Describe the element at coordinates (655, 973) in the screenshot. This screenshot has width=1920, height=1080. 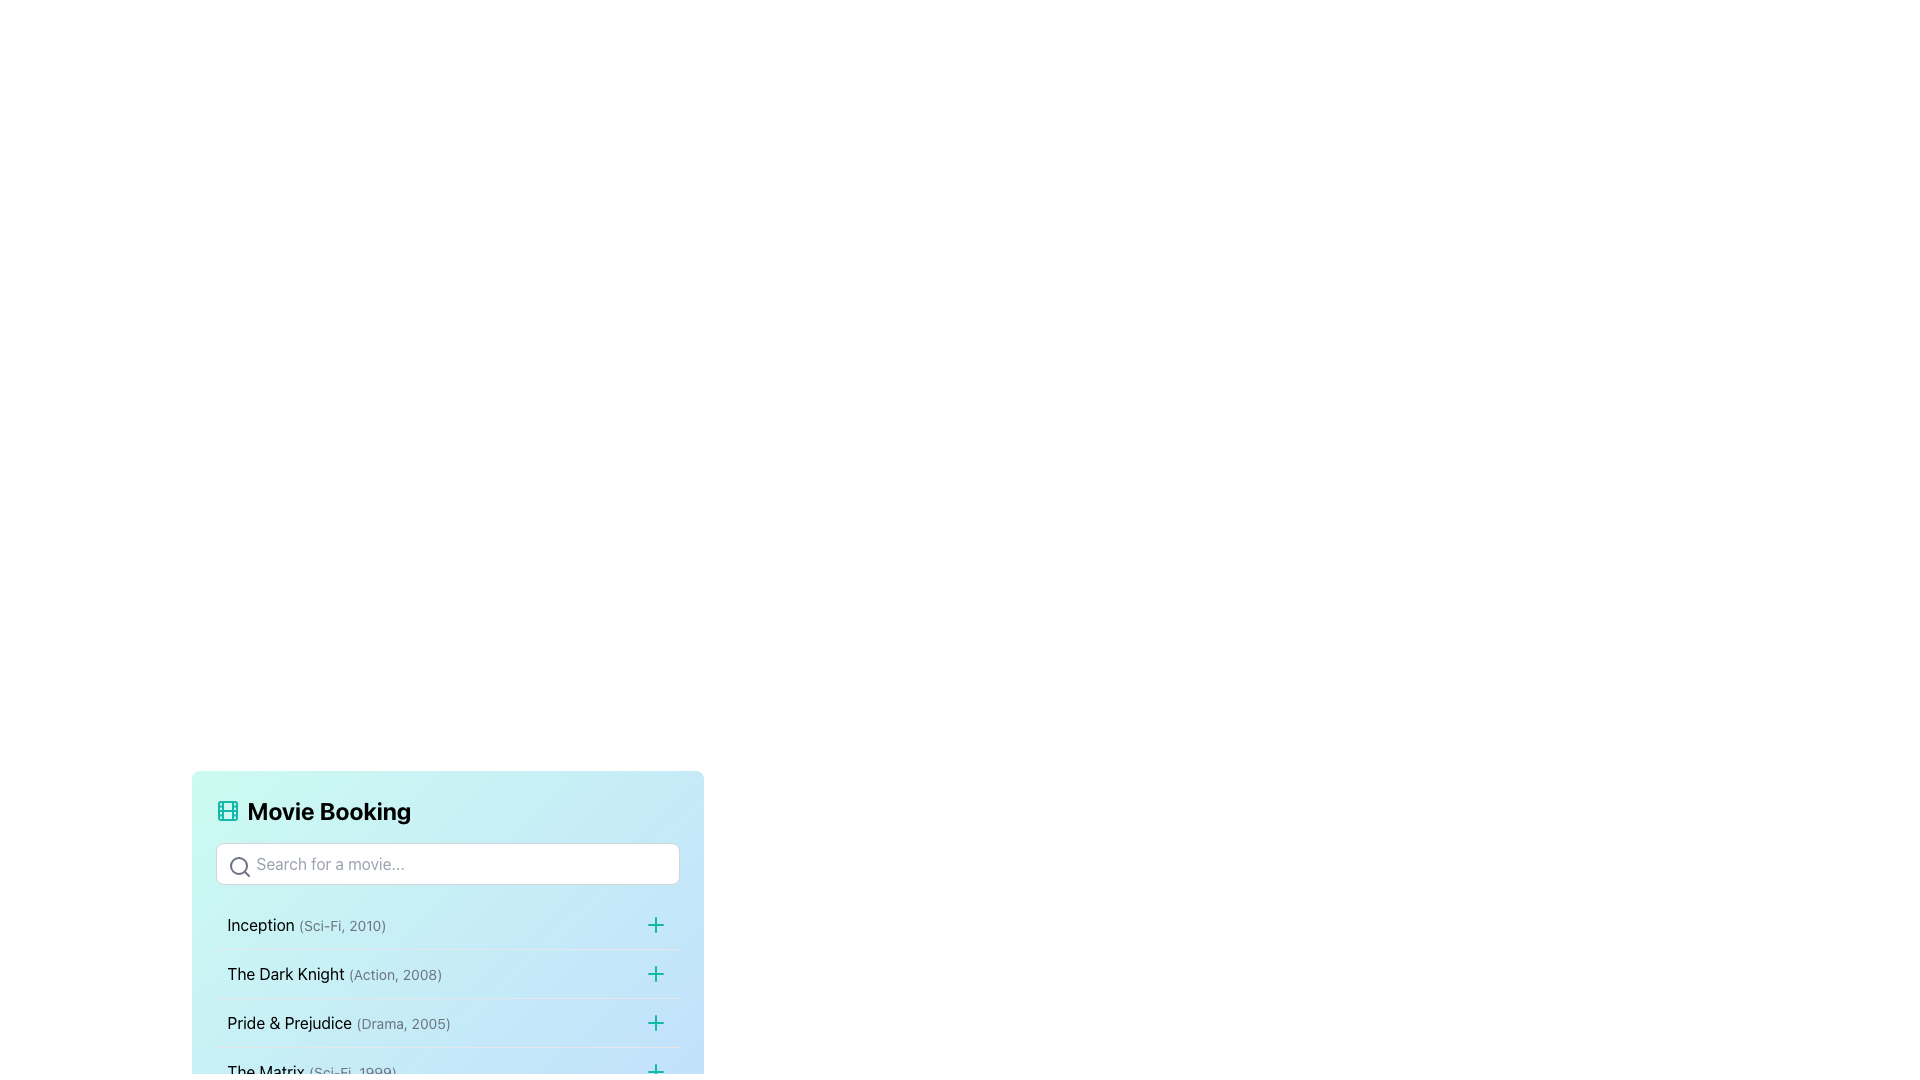
I see `the small plus icon with thin teal-colored lines, located to the right of the text 'The Dark Knight (Action, 2008)'` at that location.